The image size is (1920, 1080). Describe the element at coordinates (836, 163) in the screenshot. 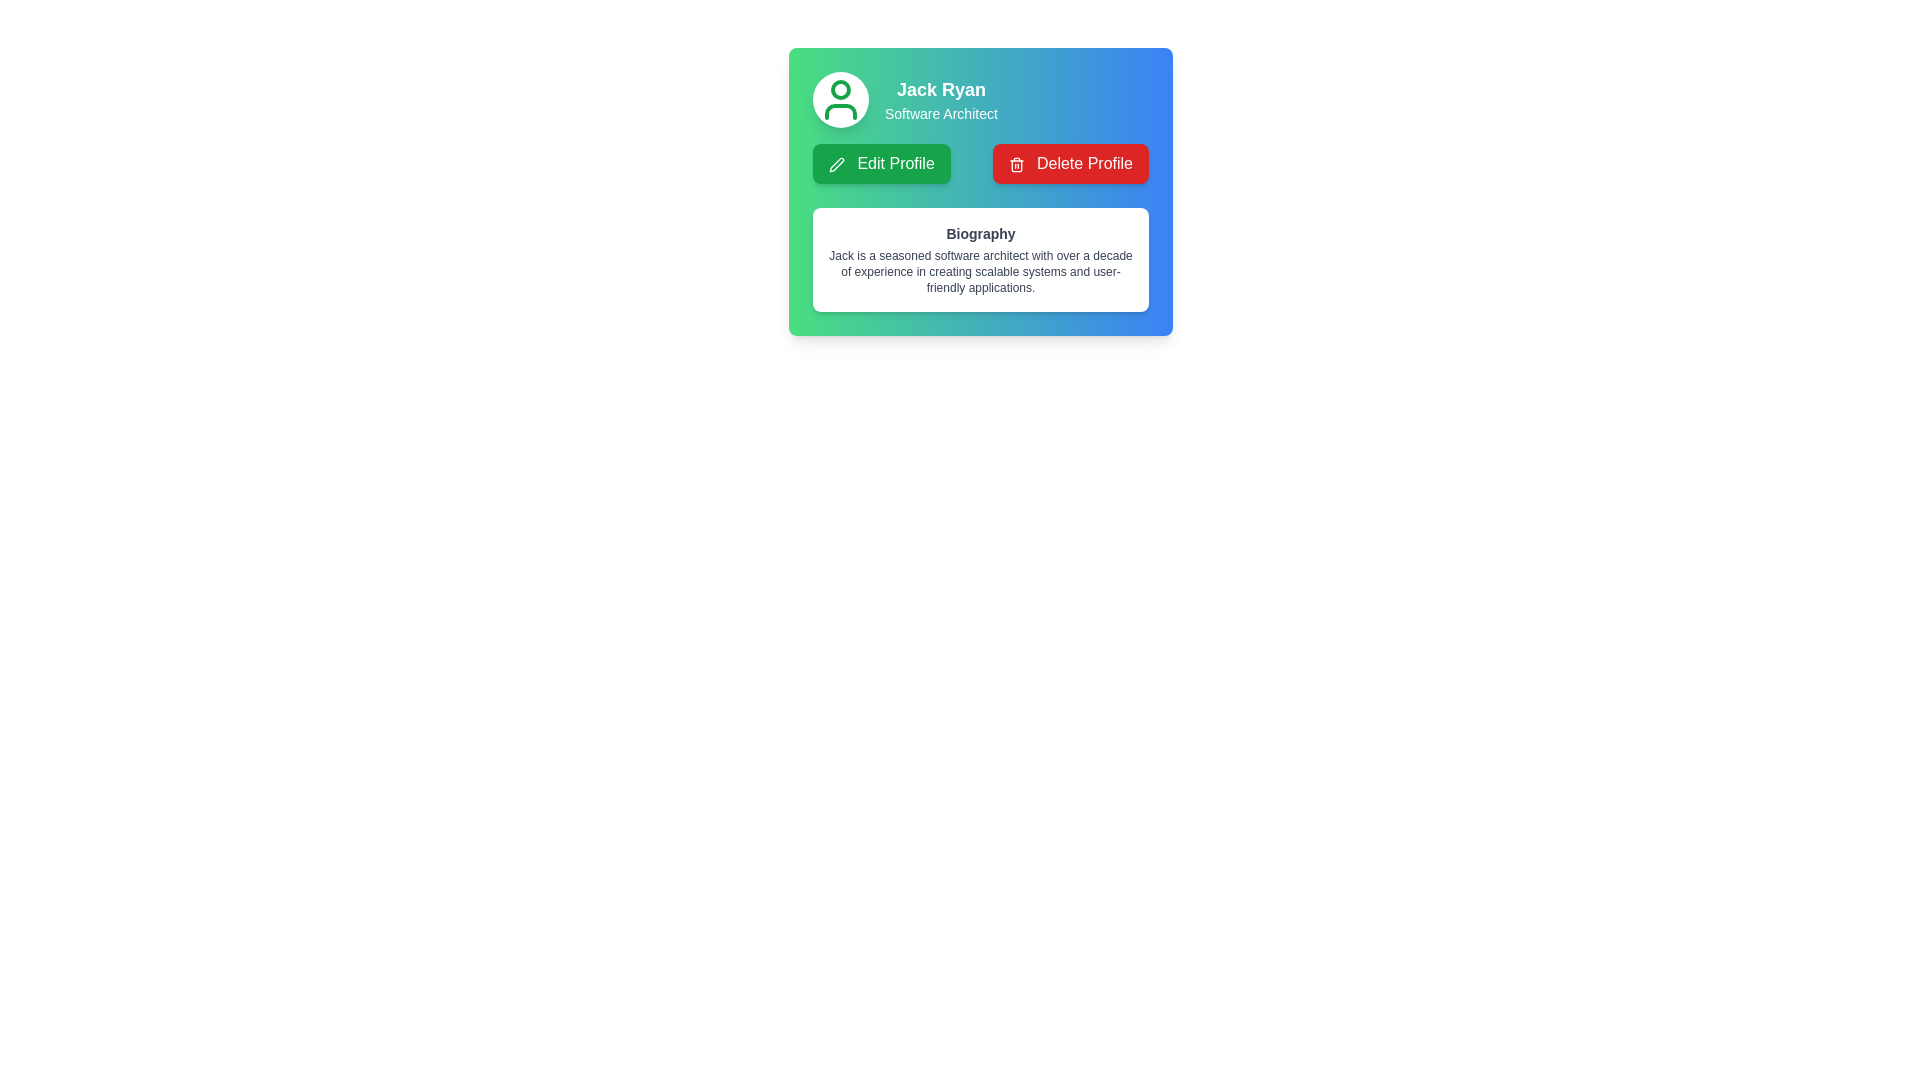

I see `the pen icon within the 'Edit Profile' button, which has a green background and is located at the top-left corner of the profile card` at that location.